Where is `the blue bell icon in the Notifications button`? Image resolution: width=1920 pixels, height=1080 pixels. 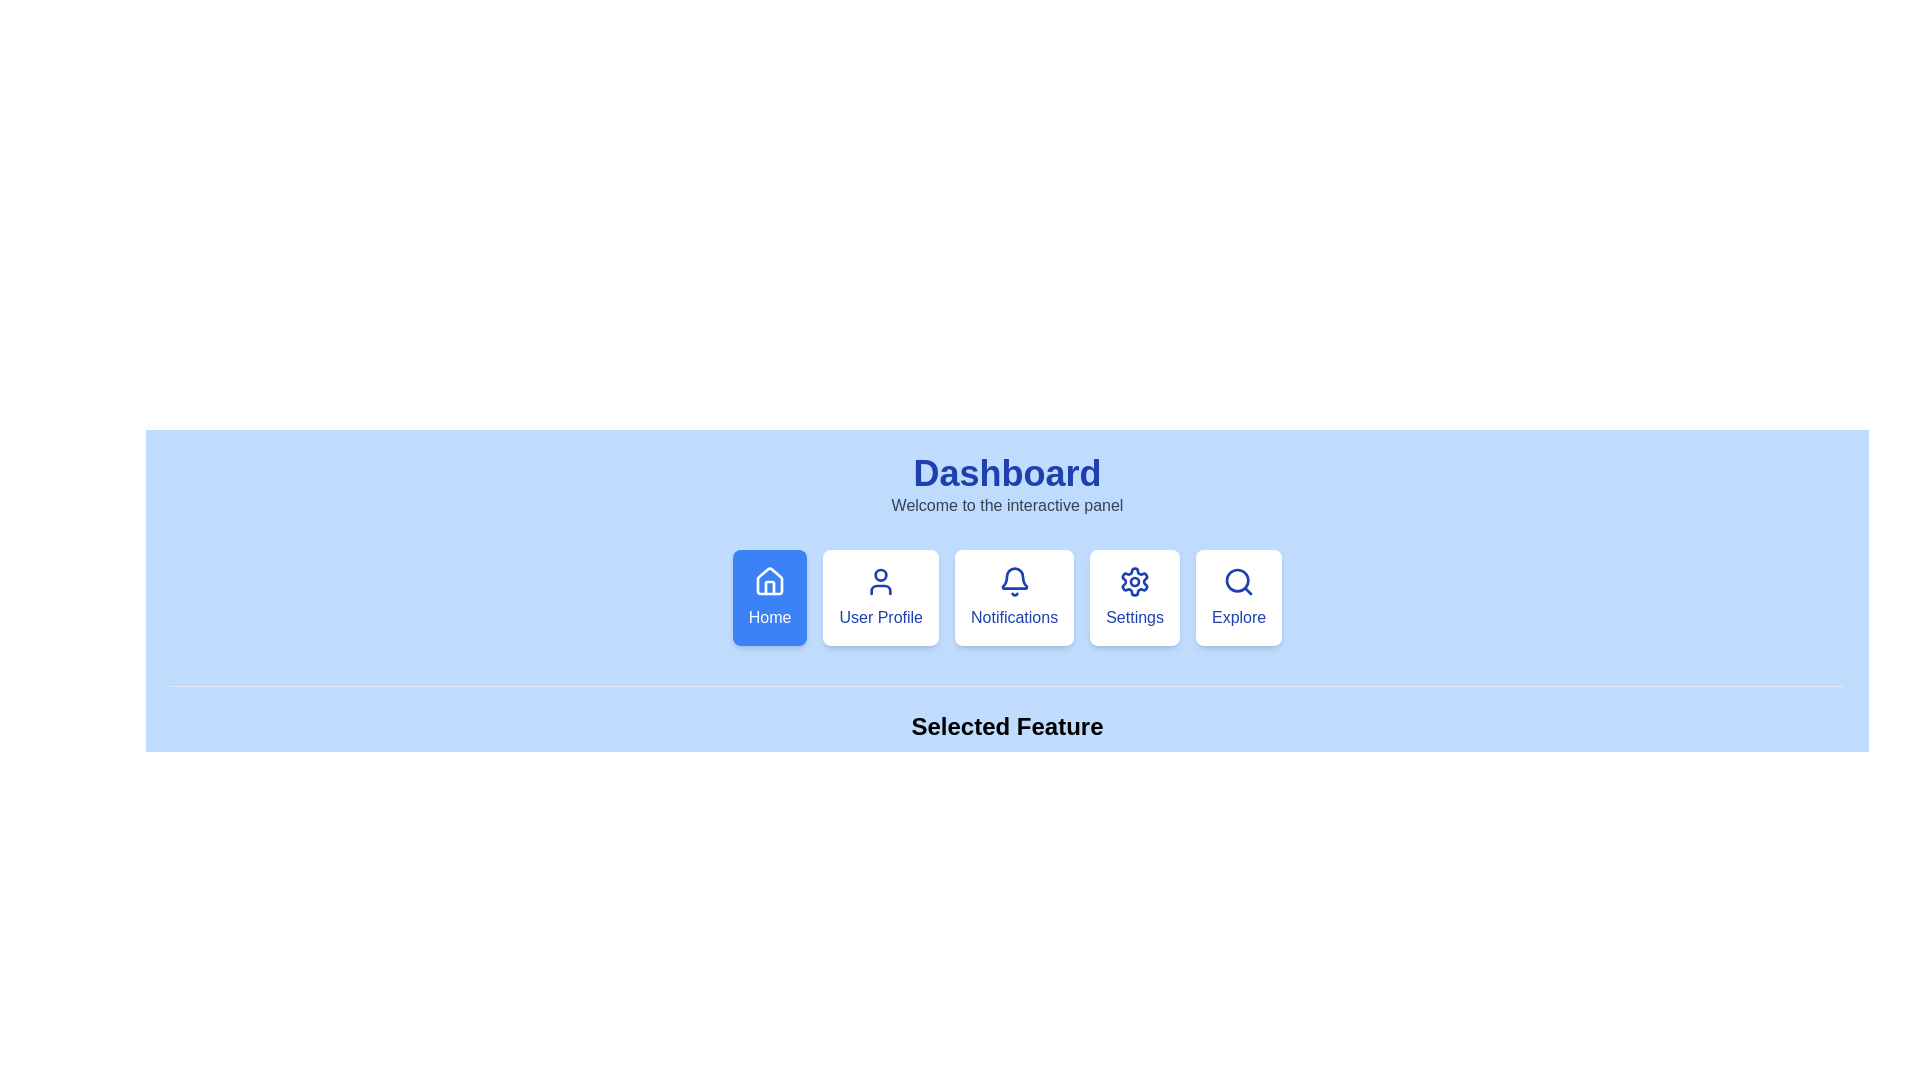
the blue bell icon in the Notifications button is located at coordinates (1014, 582).